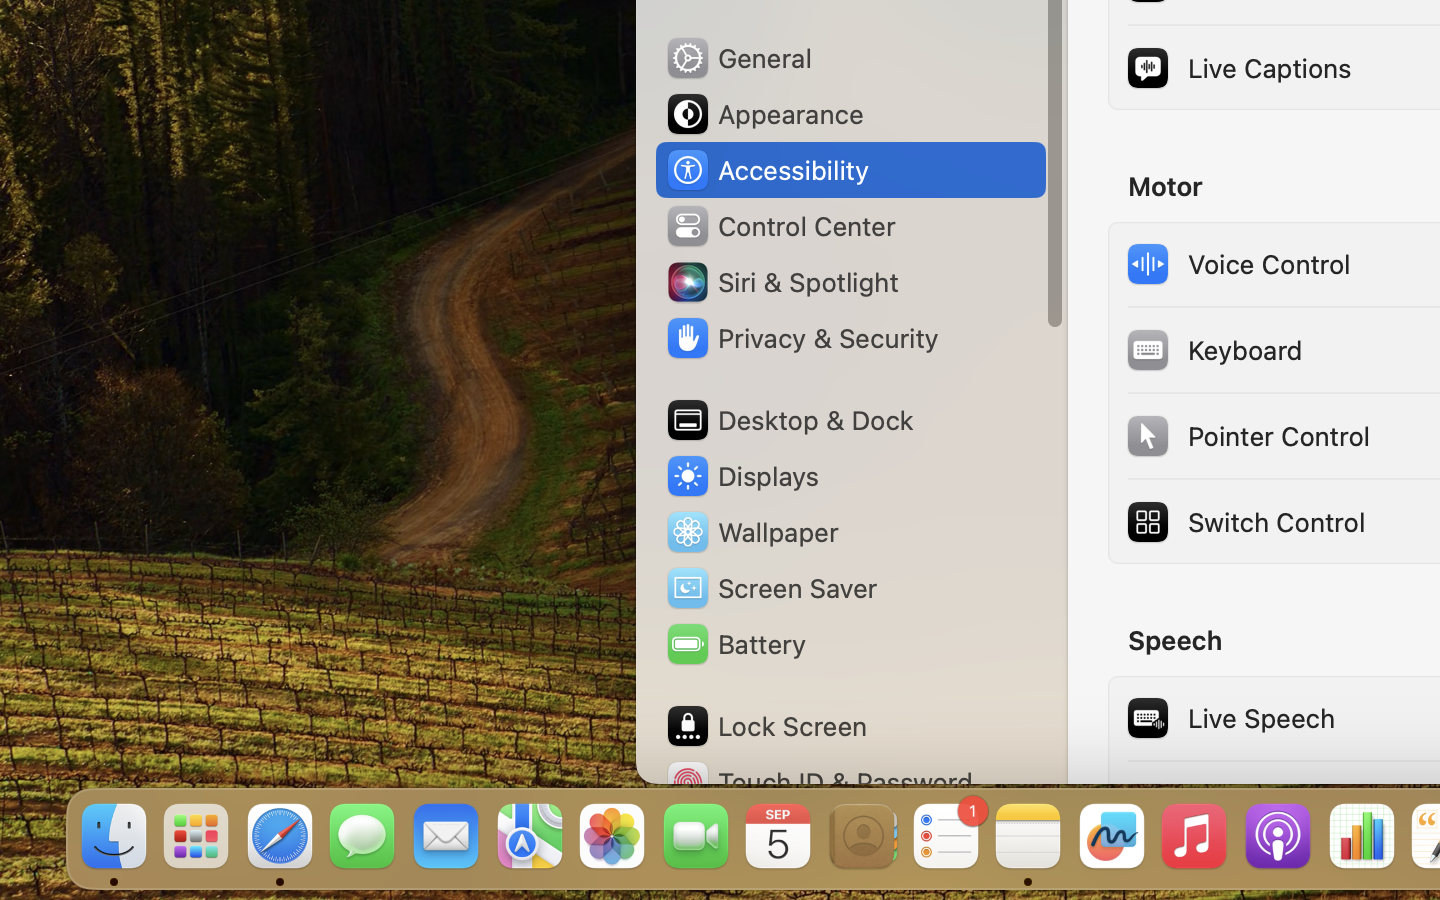 Image resolution: width=1440 pixels, height=900 pixels. What do you see at coordinates (741, 475) in the screenshot?
I see `'Displays'` at bounding box center [741, 475].